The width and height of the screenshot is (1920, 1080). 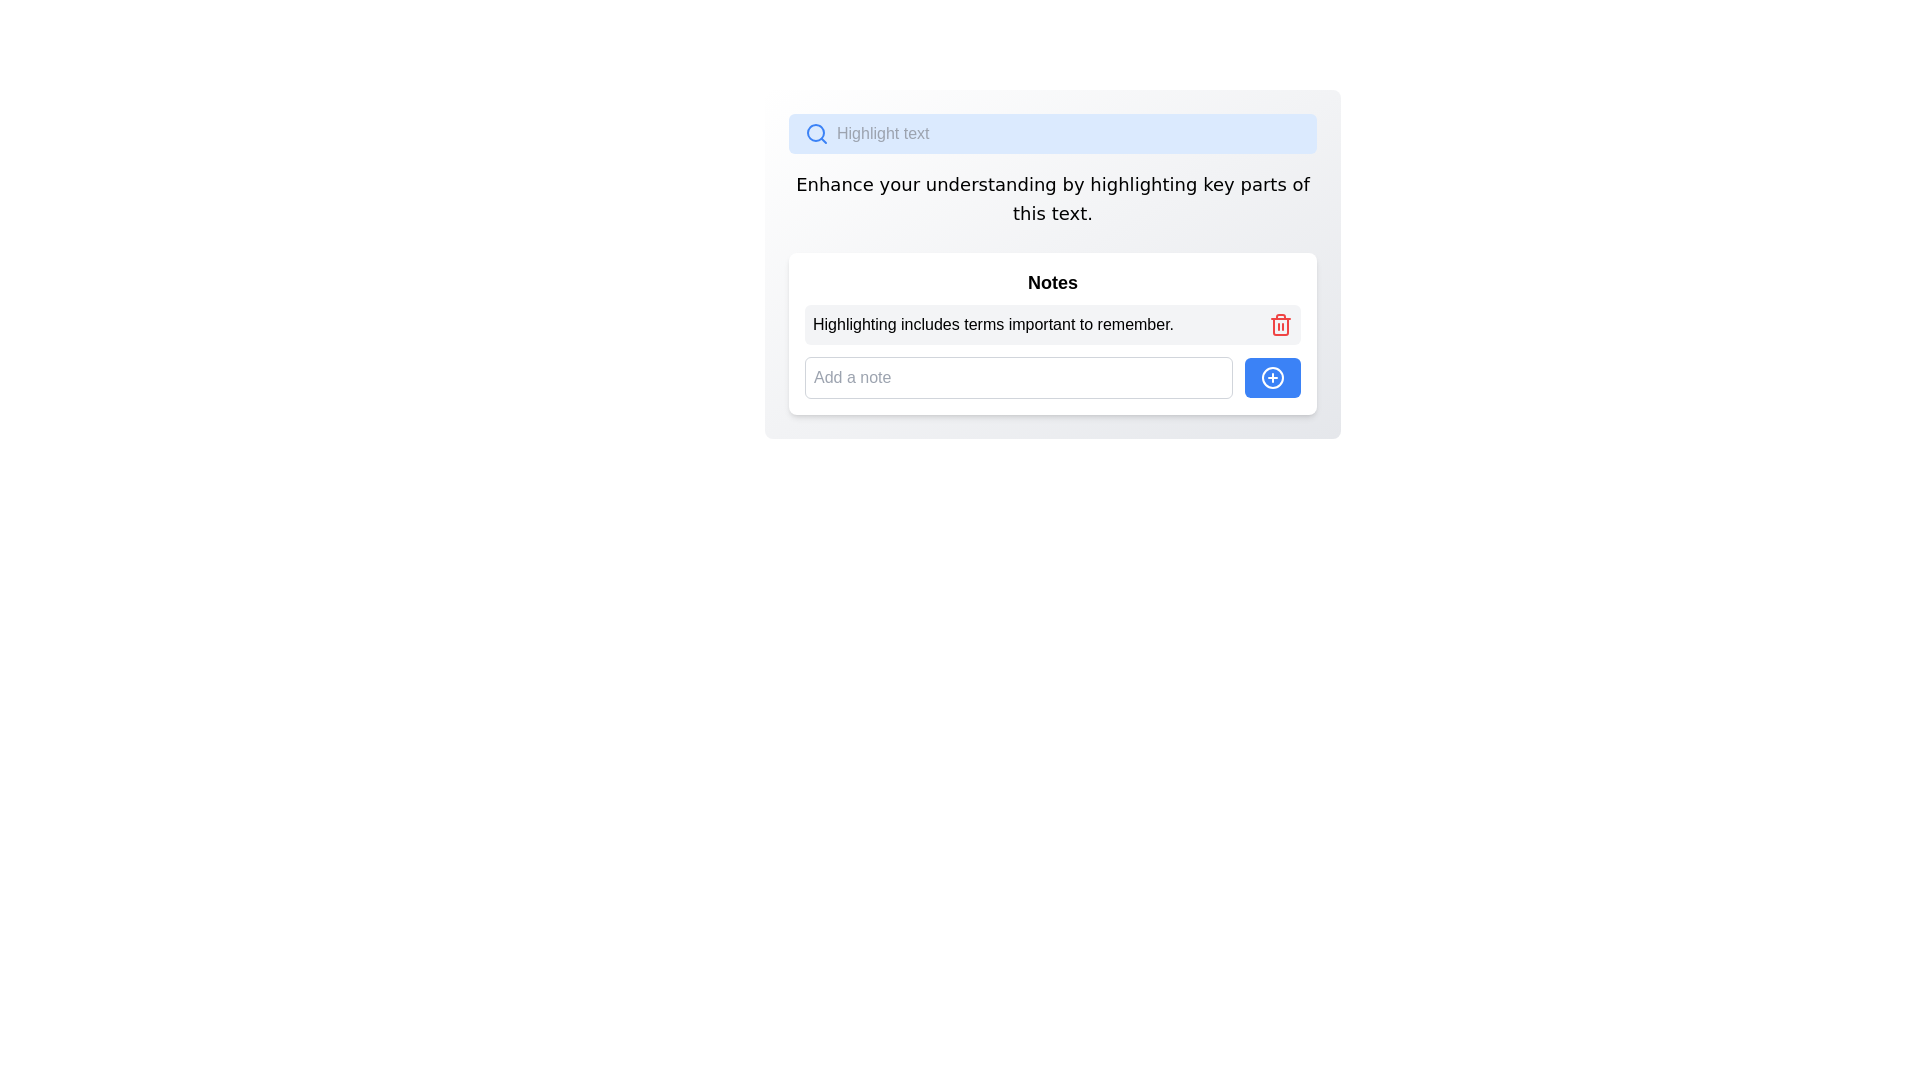 I want to click on the lowercase letter 'k' in the word 'key' within the sentence 'Enhance your understanding by highlighting key parts of this text.', so click(x=1207, y=184).